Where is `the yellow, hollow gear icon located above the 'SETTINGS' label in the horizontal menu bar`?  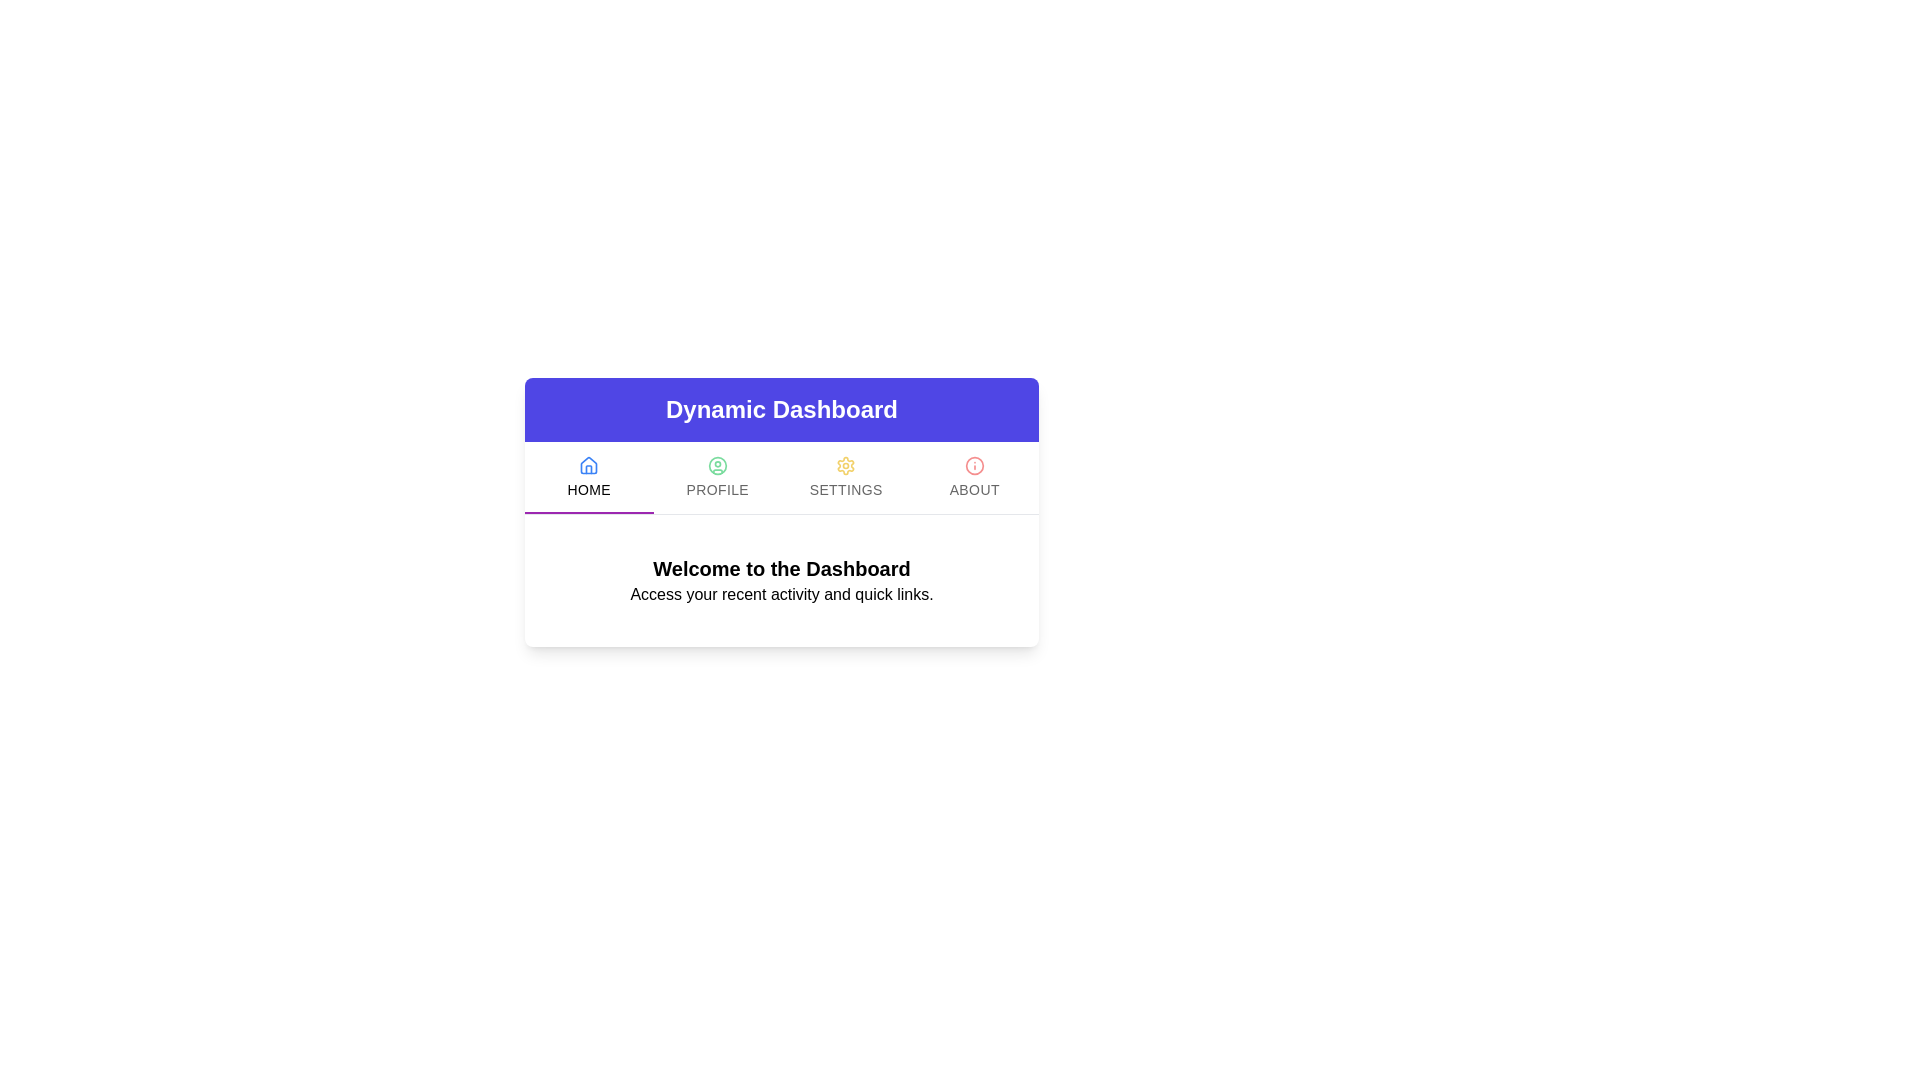
the yellow, hollow gear icon located above the 'SETTINGS' label in the horizontal menu bar is located at coordinates (846, 466).